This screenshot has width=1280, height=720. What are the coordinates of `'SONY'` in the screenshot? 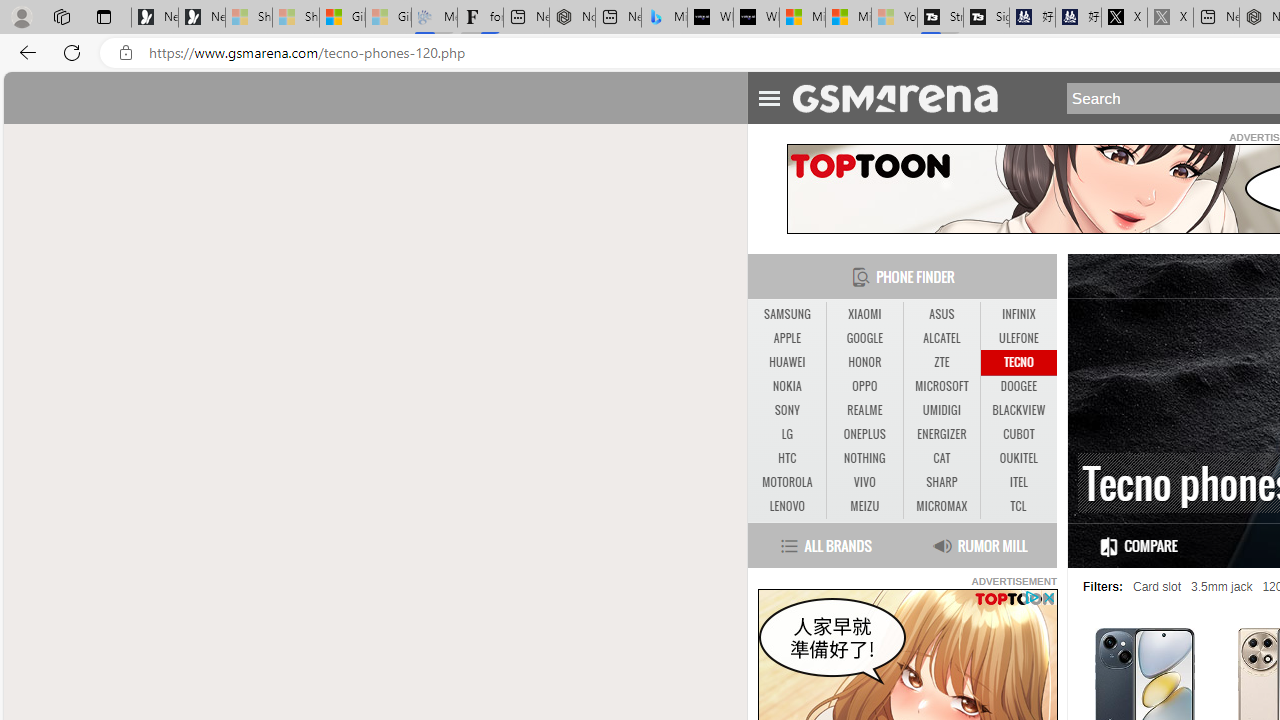 It's located at (786, 410).